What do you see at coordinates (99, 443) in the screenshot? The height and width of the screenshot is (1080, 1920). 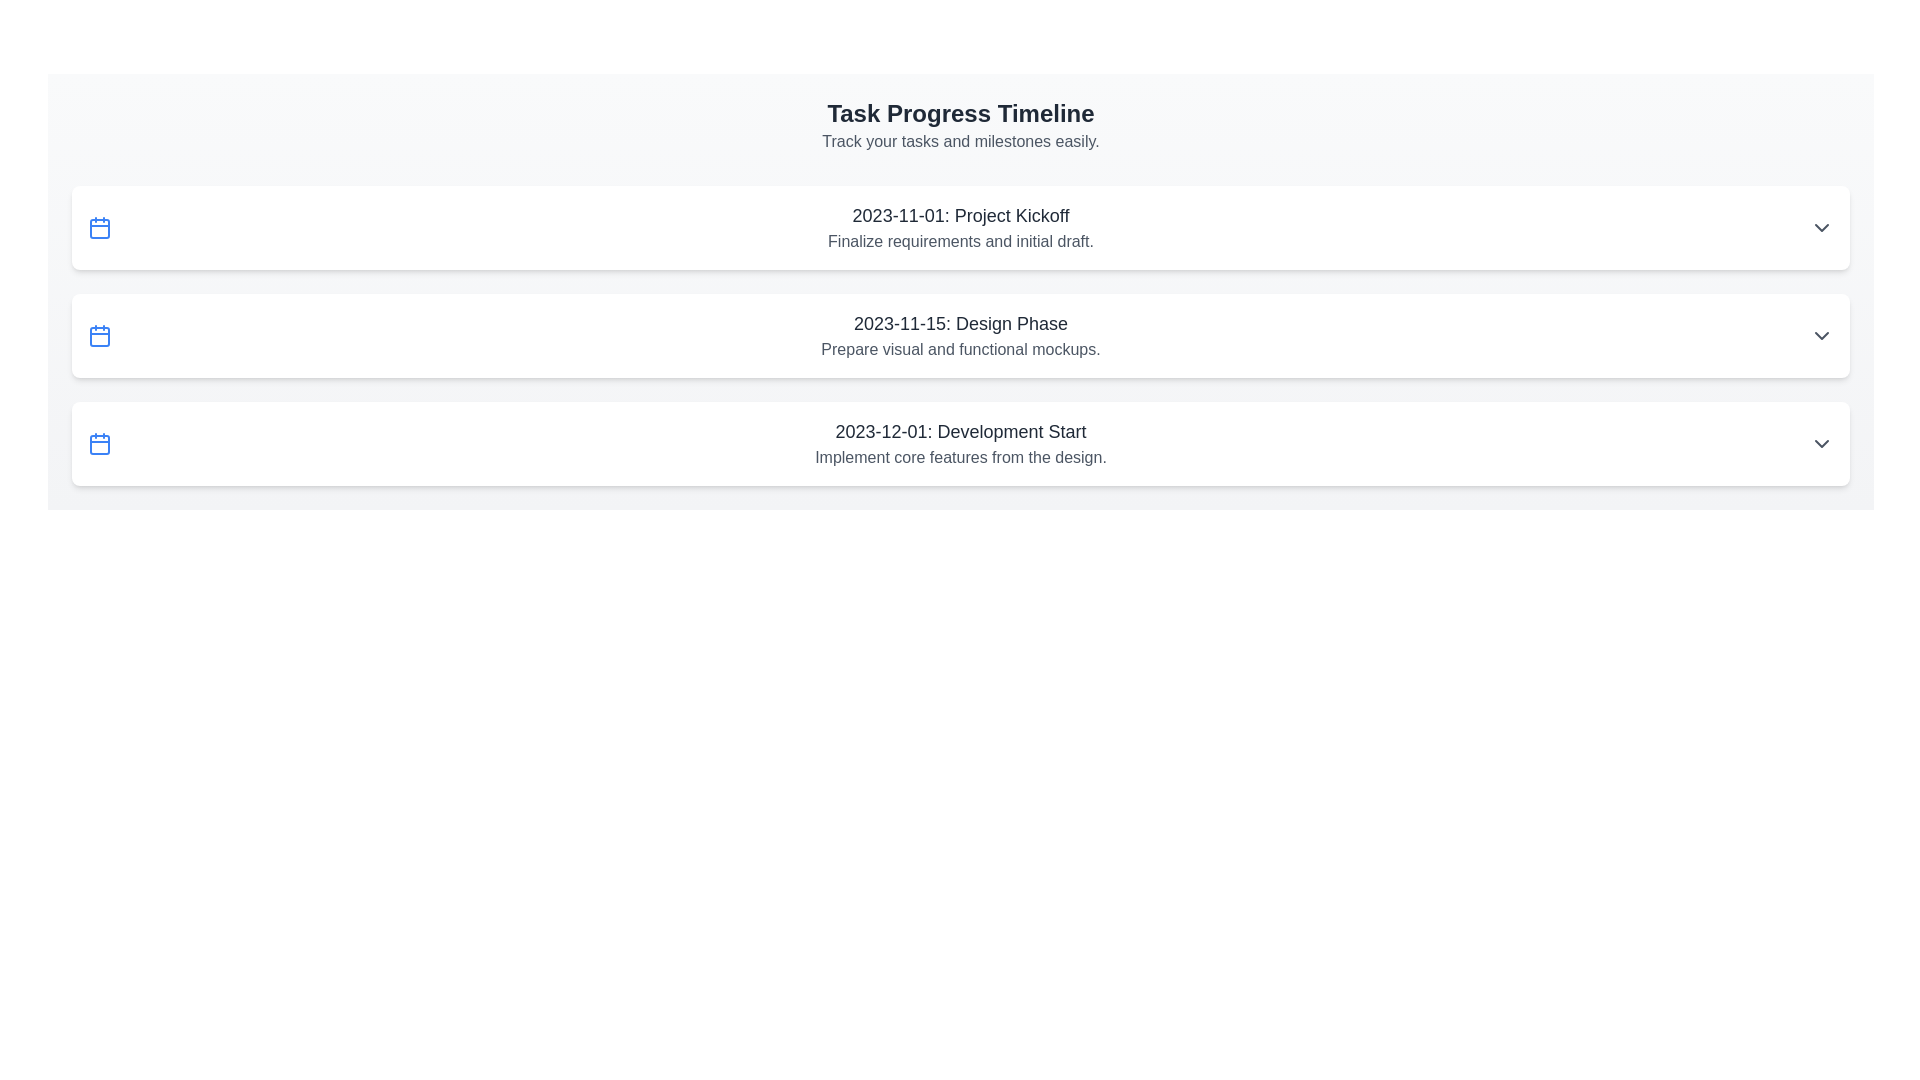 I see `the square-shaped graphical icon with rounded corners located at the center of the calendar icon in the lower list entry` at bounding box center [99, 443].